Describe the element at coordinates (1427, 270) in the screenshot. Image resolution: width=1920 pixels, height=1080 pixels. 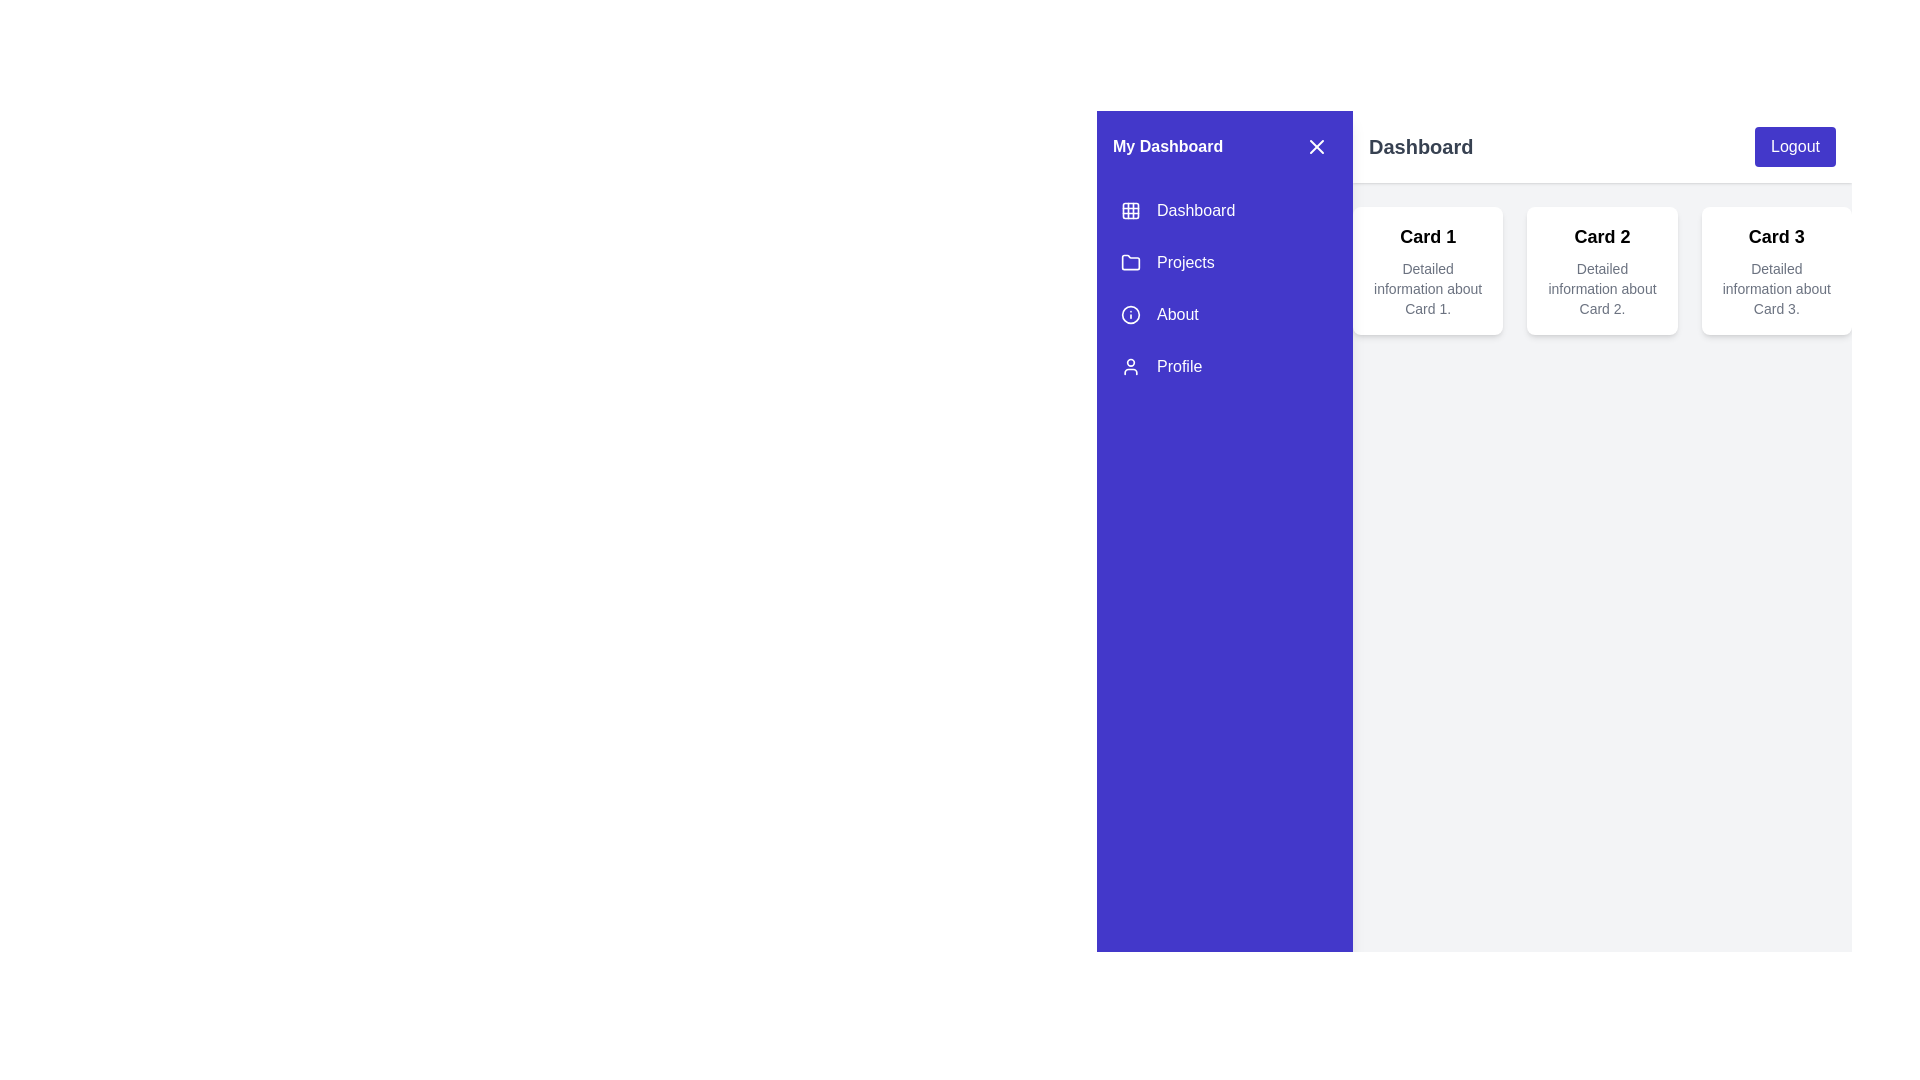
I see `the Informational card with bold text 'Card 1' located in the top-right section of the interface` at that location.